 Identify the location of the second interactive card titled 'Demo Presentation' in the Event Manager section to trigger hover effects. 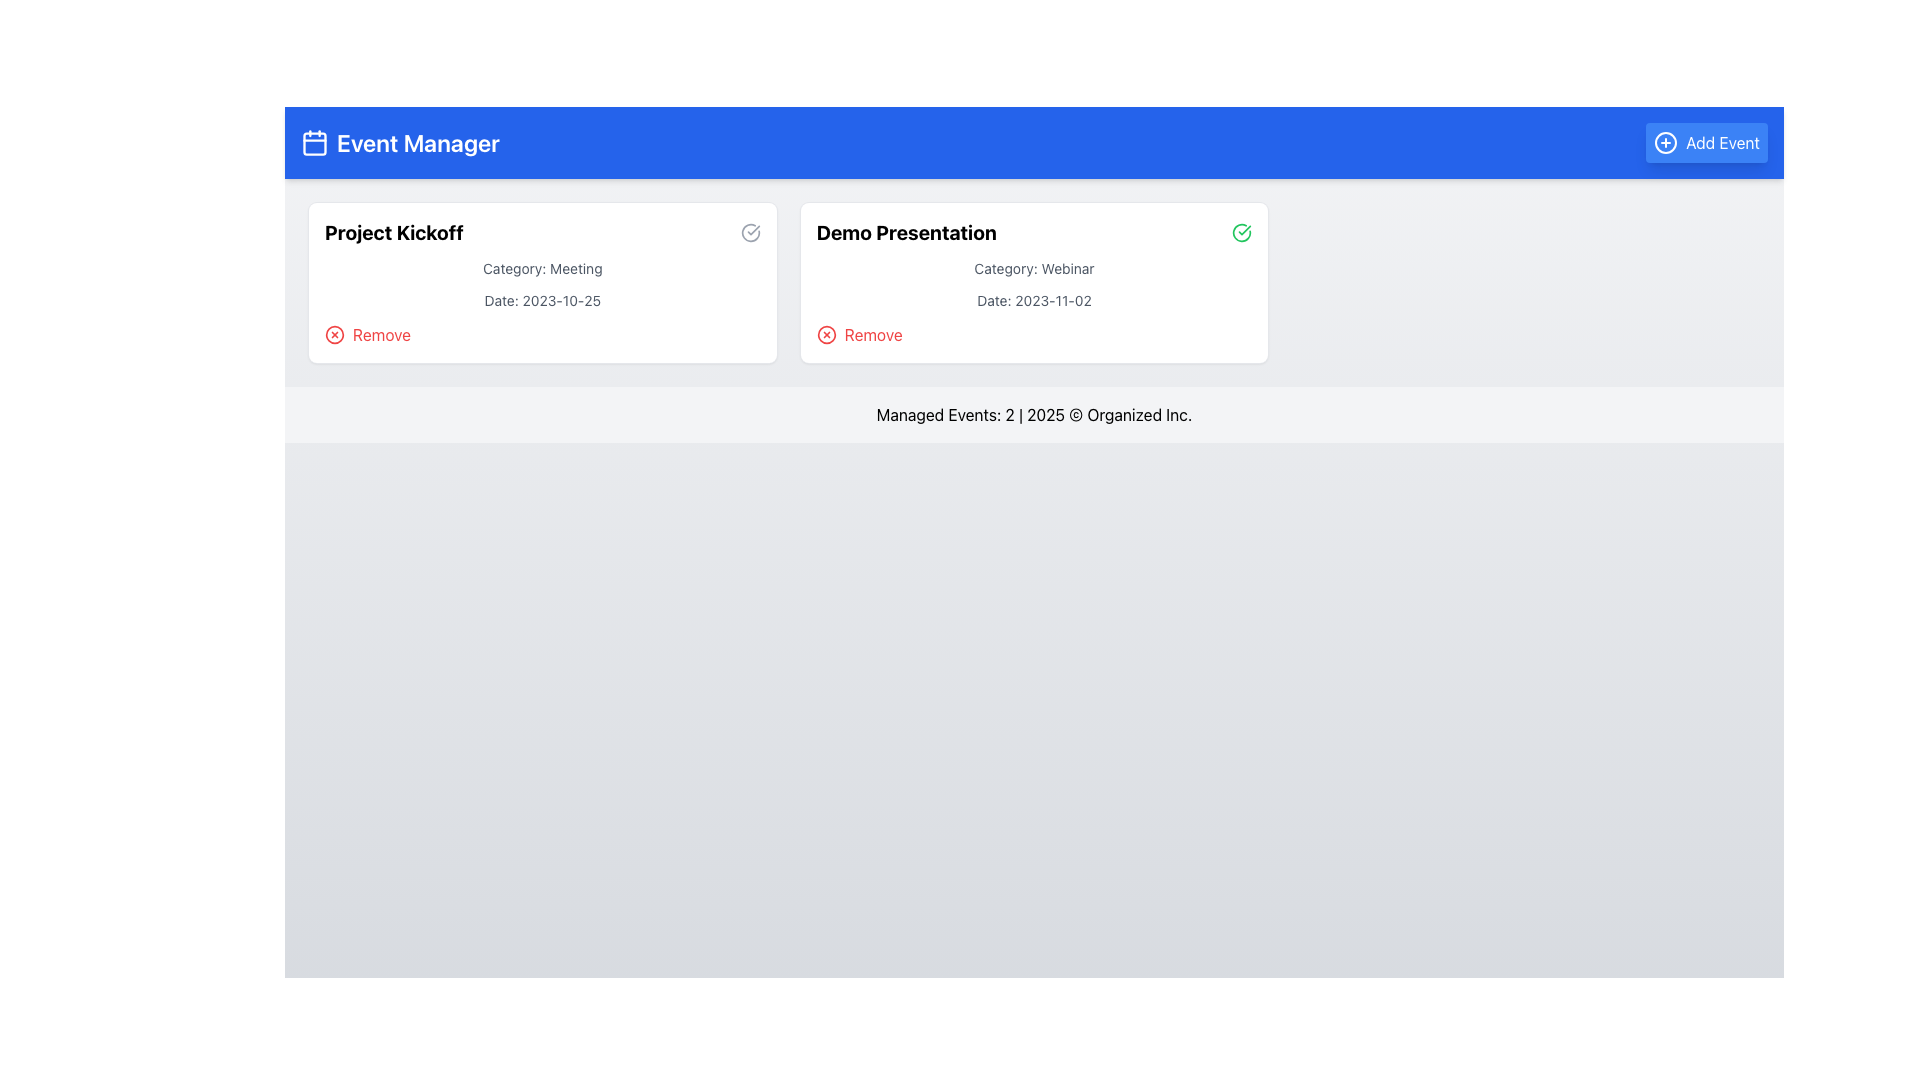
(1034, 282).